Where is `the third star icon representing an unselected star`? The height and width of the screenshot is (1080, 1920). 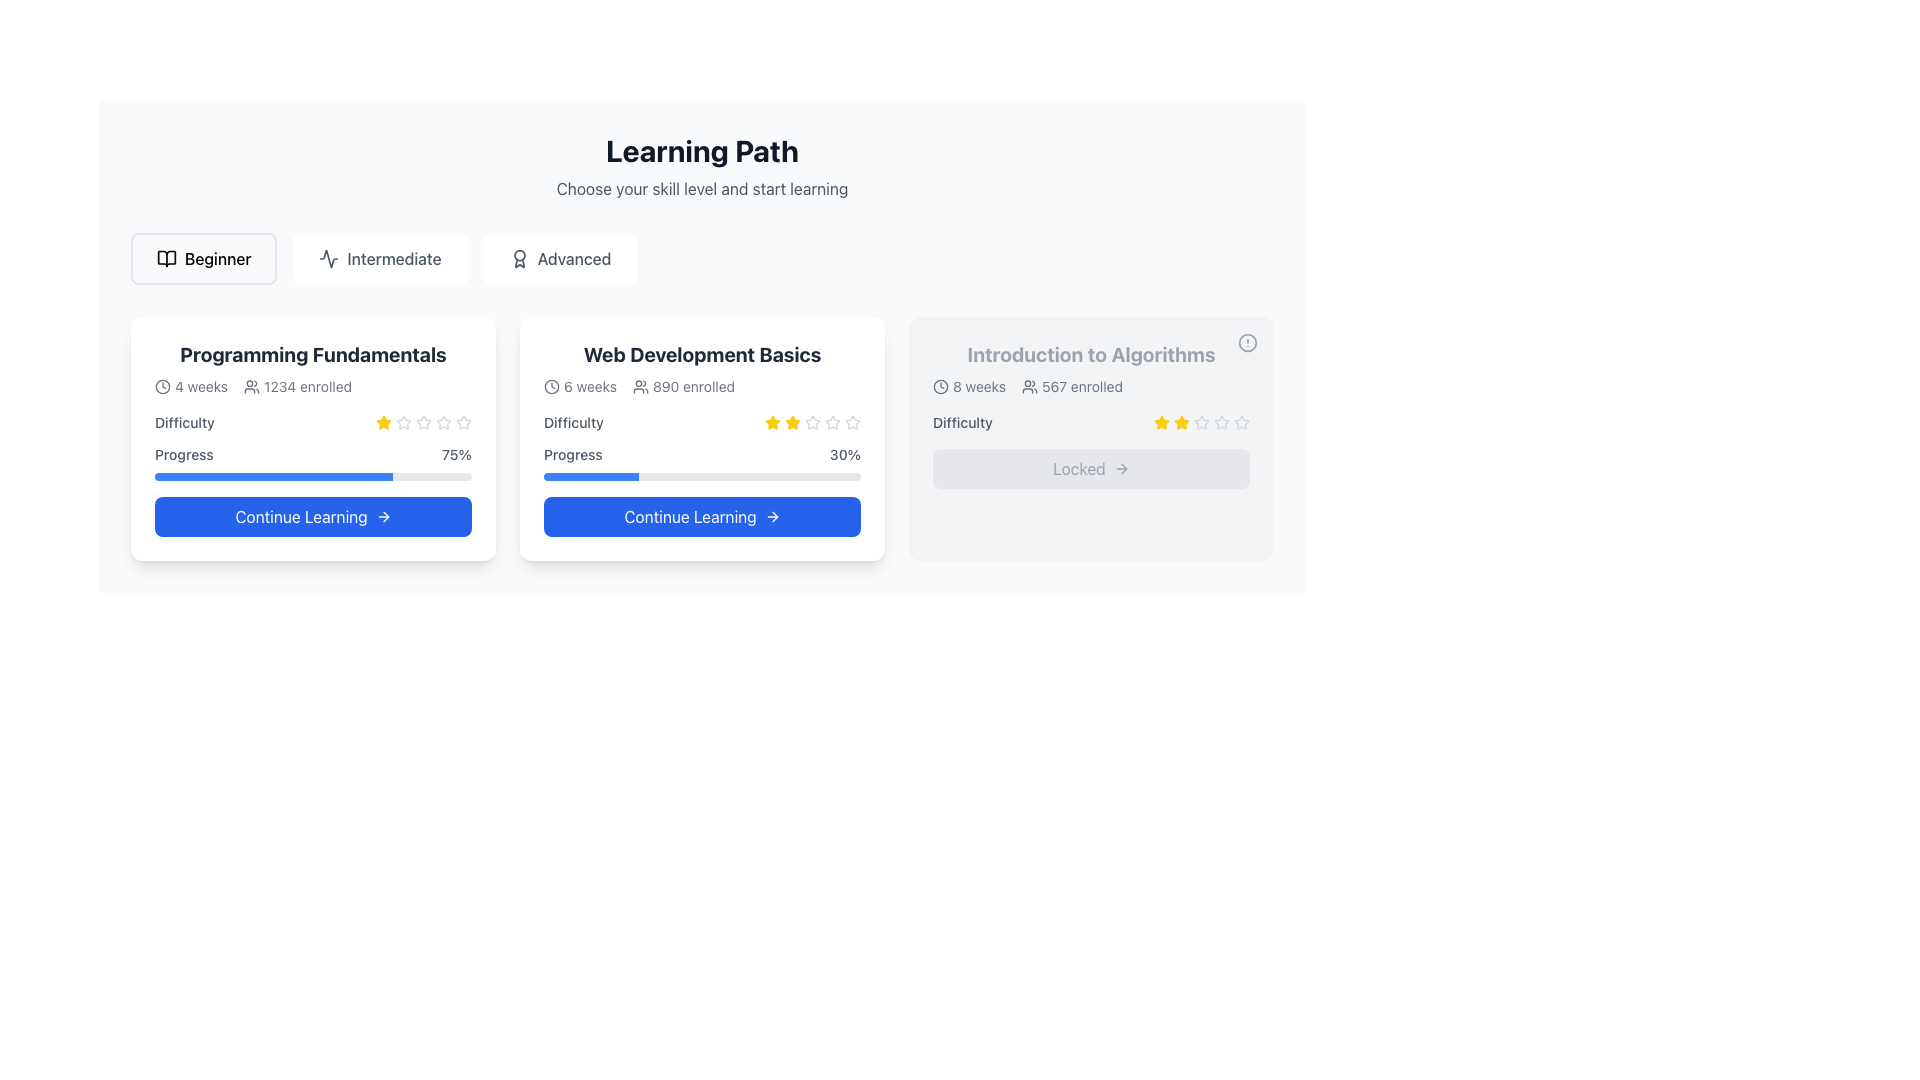
the third star icon representing an unselected star is located at coordinates (402, 422).